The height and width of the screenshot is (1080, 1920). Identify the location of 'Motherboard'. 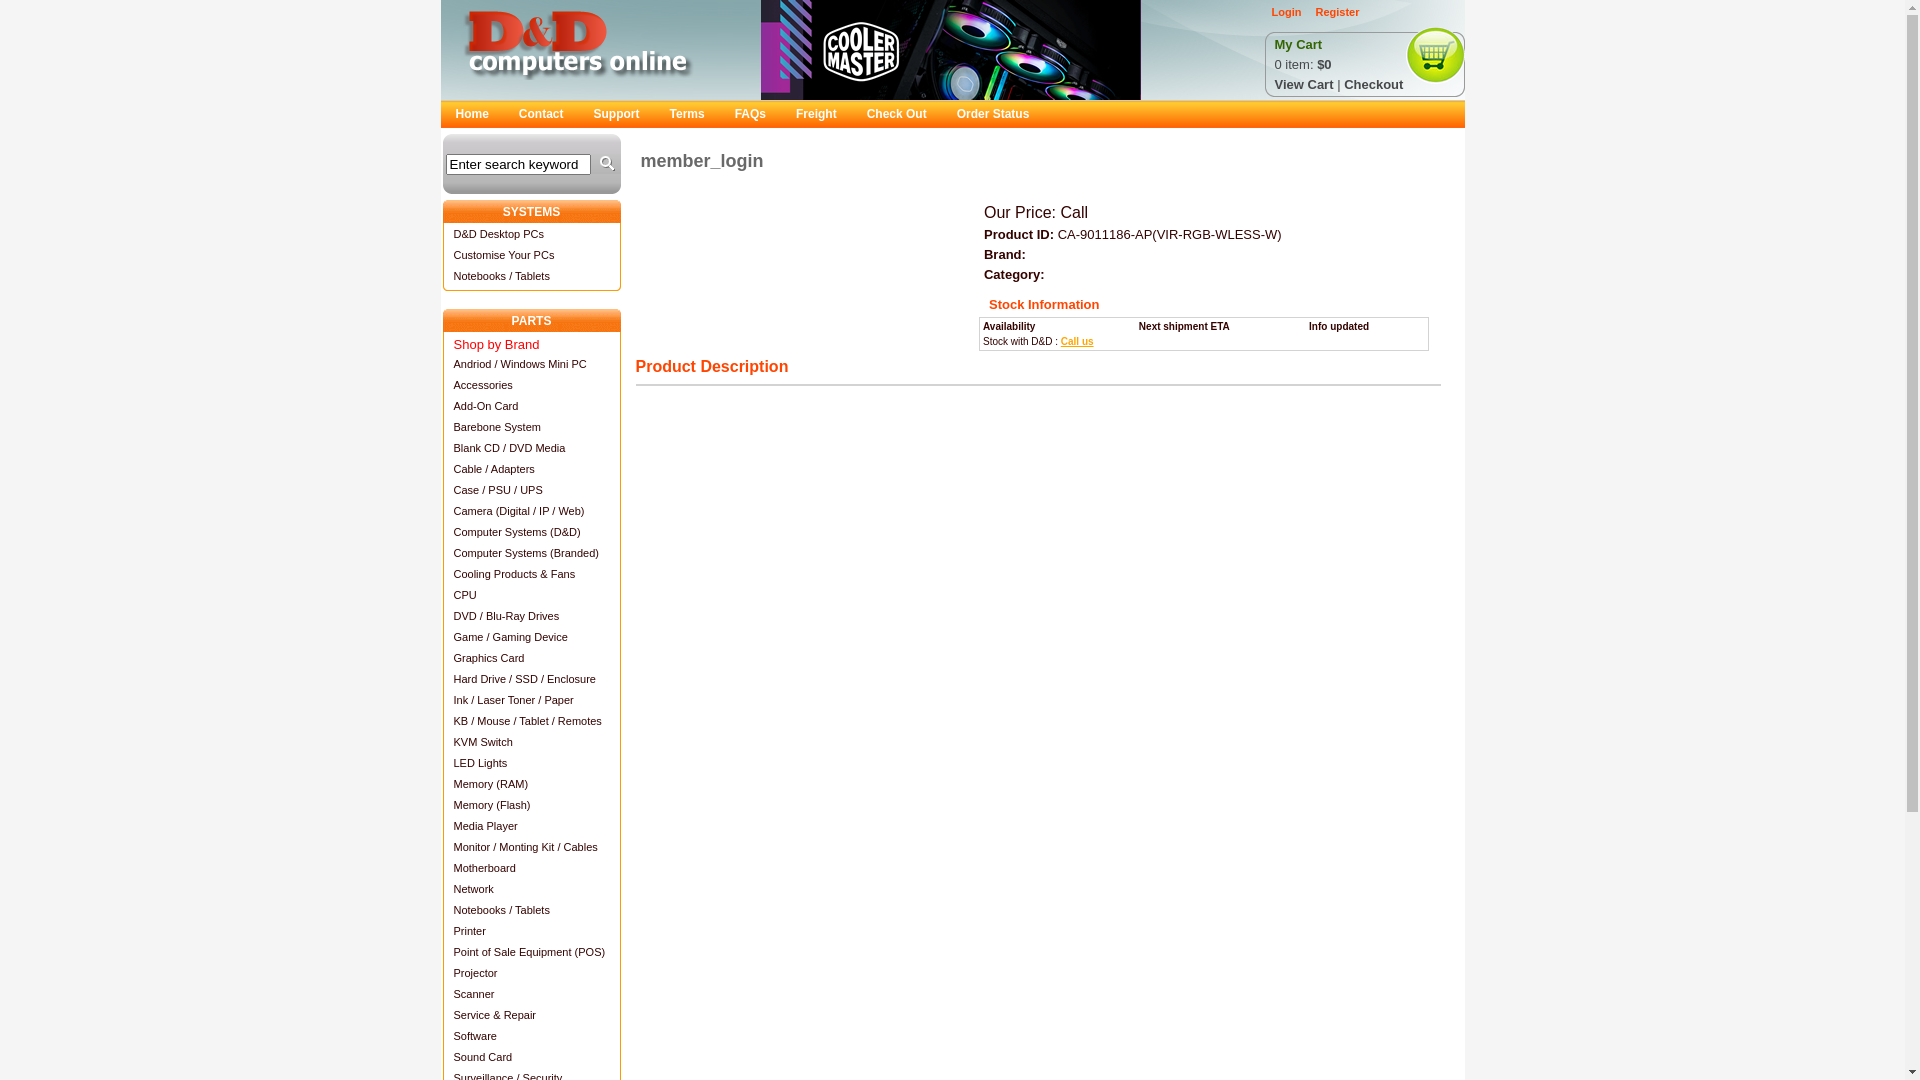
(440, 866).